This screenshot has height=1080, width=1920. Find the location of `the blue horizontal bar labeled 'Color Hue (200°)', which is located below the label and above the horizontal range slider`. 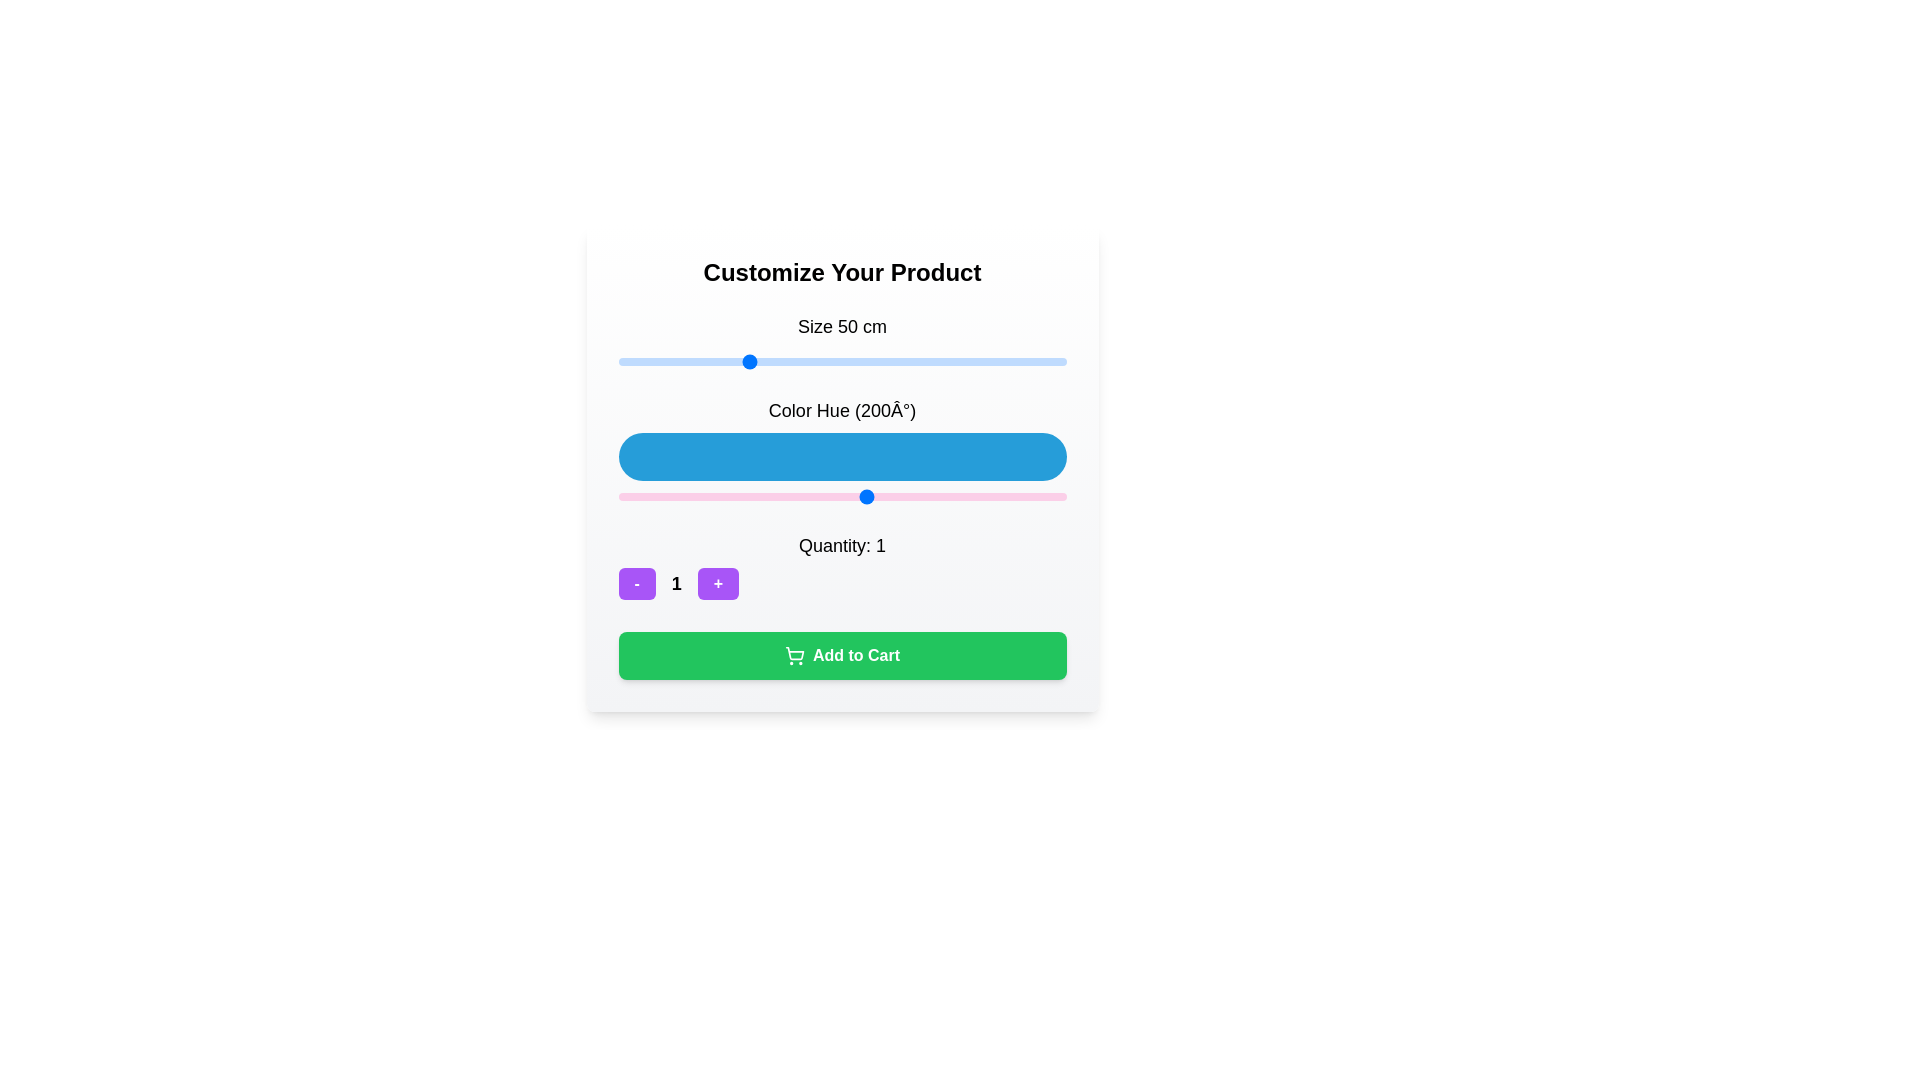

the blue horizontal bar labeled 'Color Hue (200°)', which is located below the label and above the horizontal range slider is located at coordinates (842, 452).